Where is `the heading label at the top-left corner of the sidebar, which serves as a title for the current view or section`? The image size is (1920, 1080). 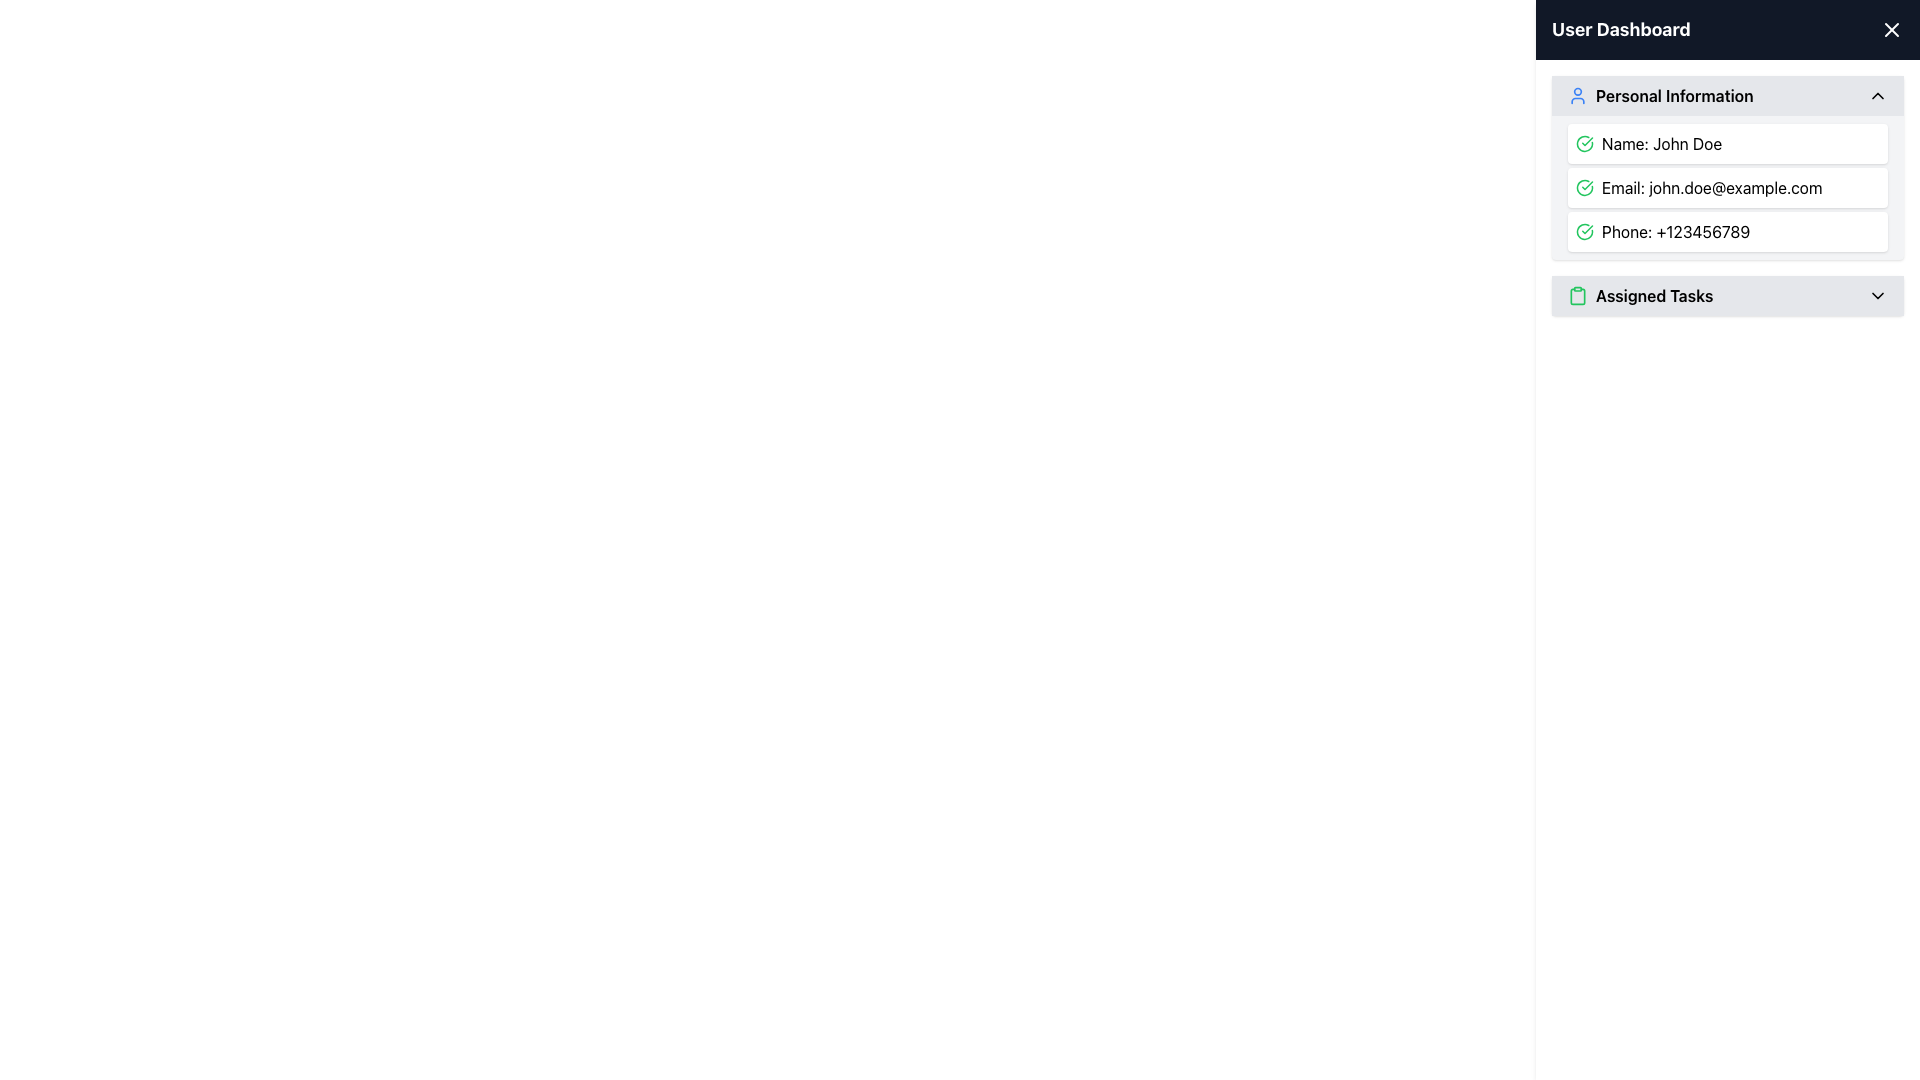 the heading label at the top-left corner of the sidebar, which serves as a title for the current view or section is located at coordinates (1621, 30).